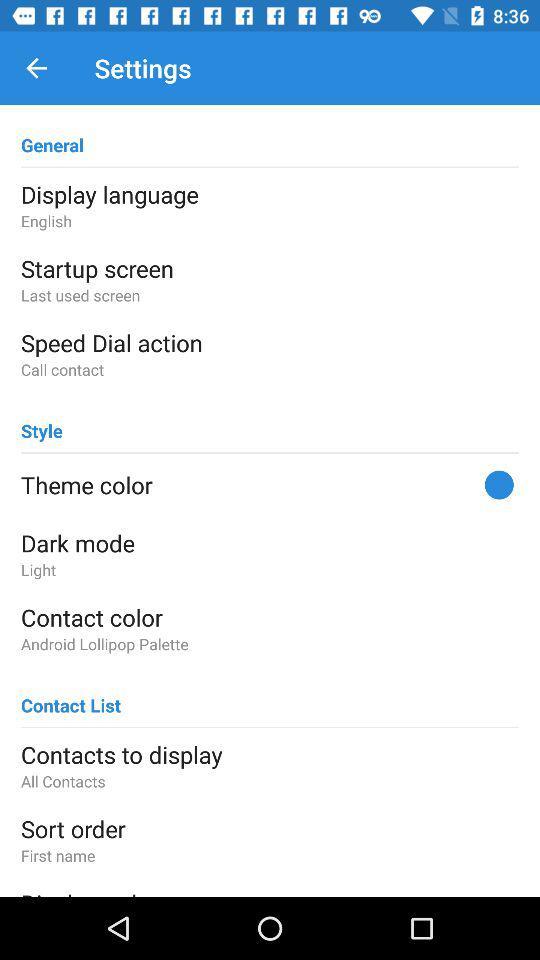 The height and width of the screenshot is (960, 540). I want to click on speed dial action, so click(270, 342).